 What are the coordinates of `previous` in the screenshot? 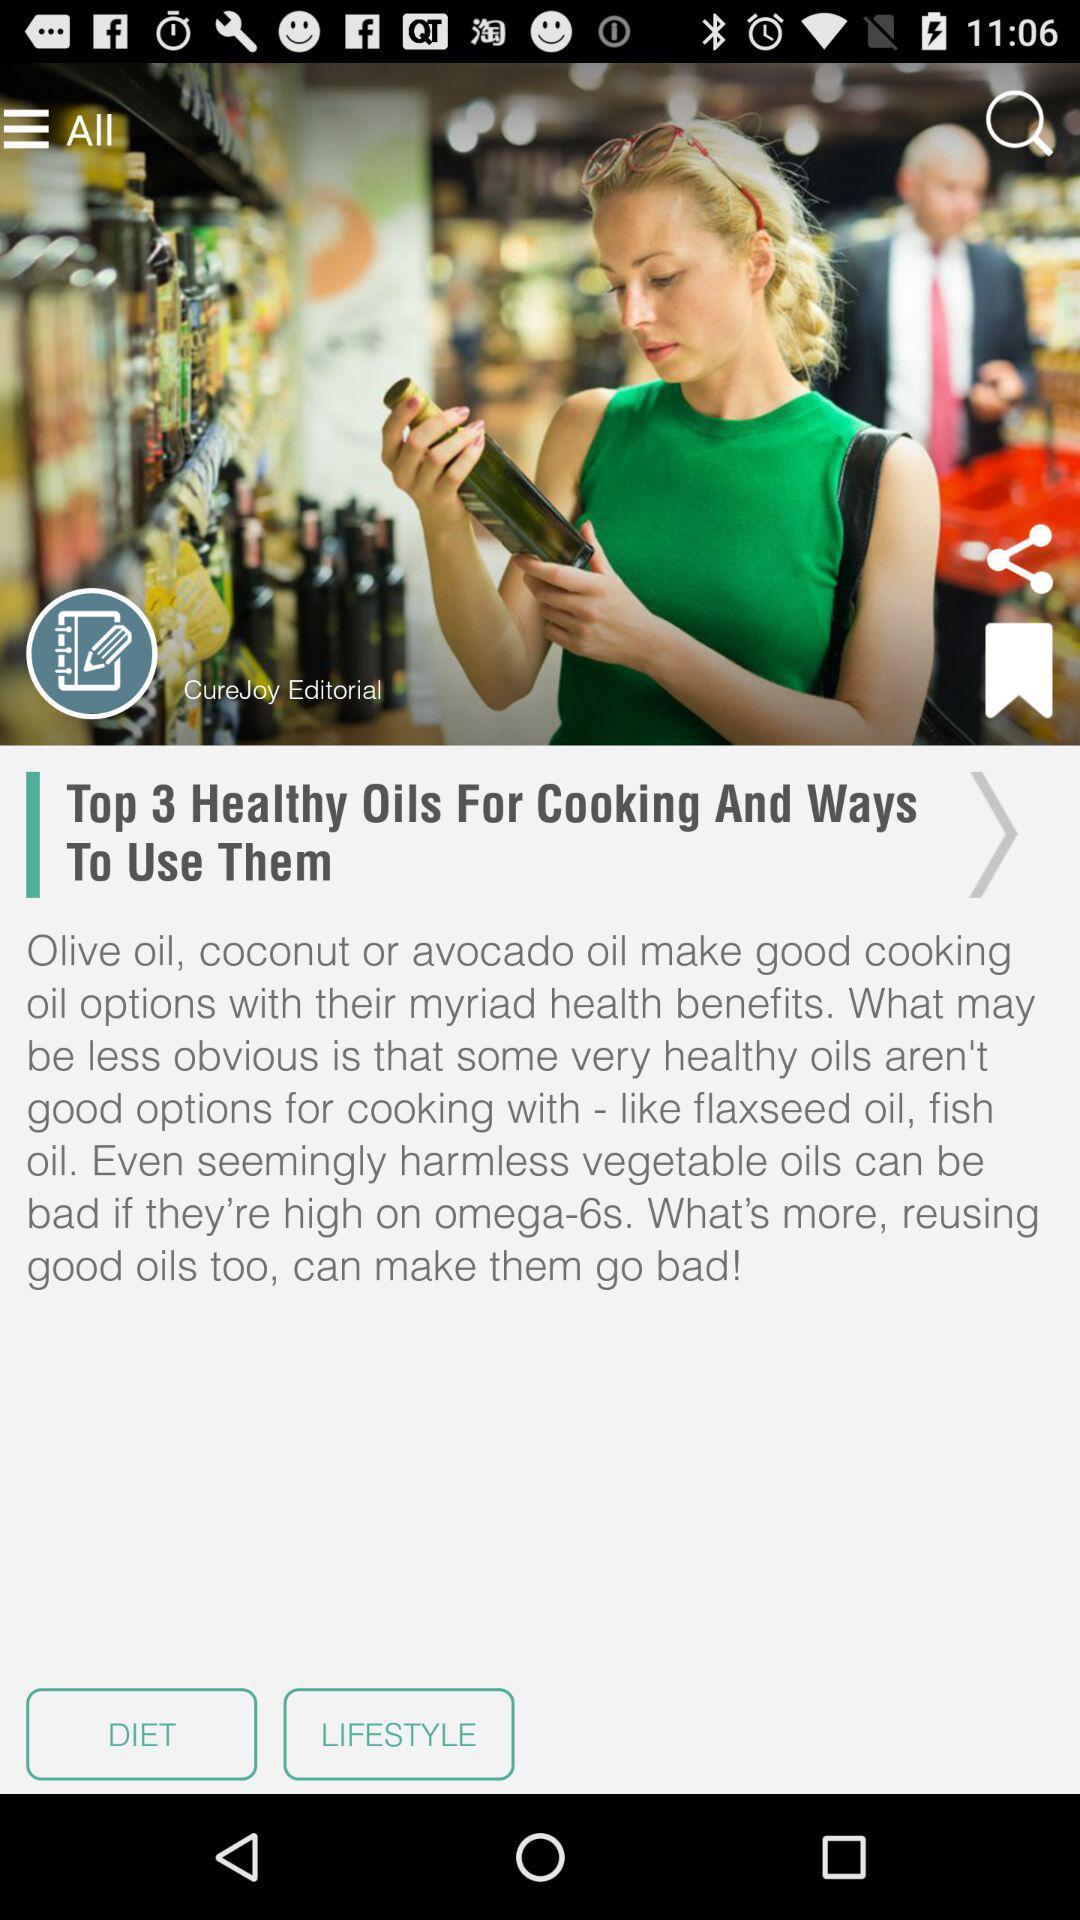 It's located at (91, 653).